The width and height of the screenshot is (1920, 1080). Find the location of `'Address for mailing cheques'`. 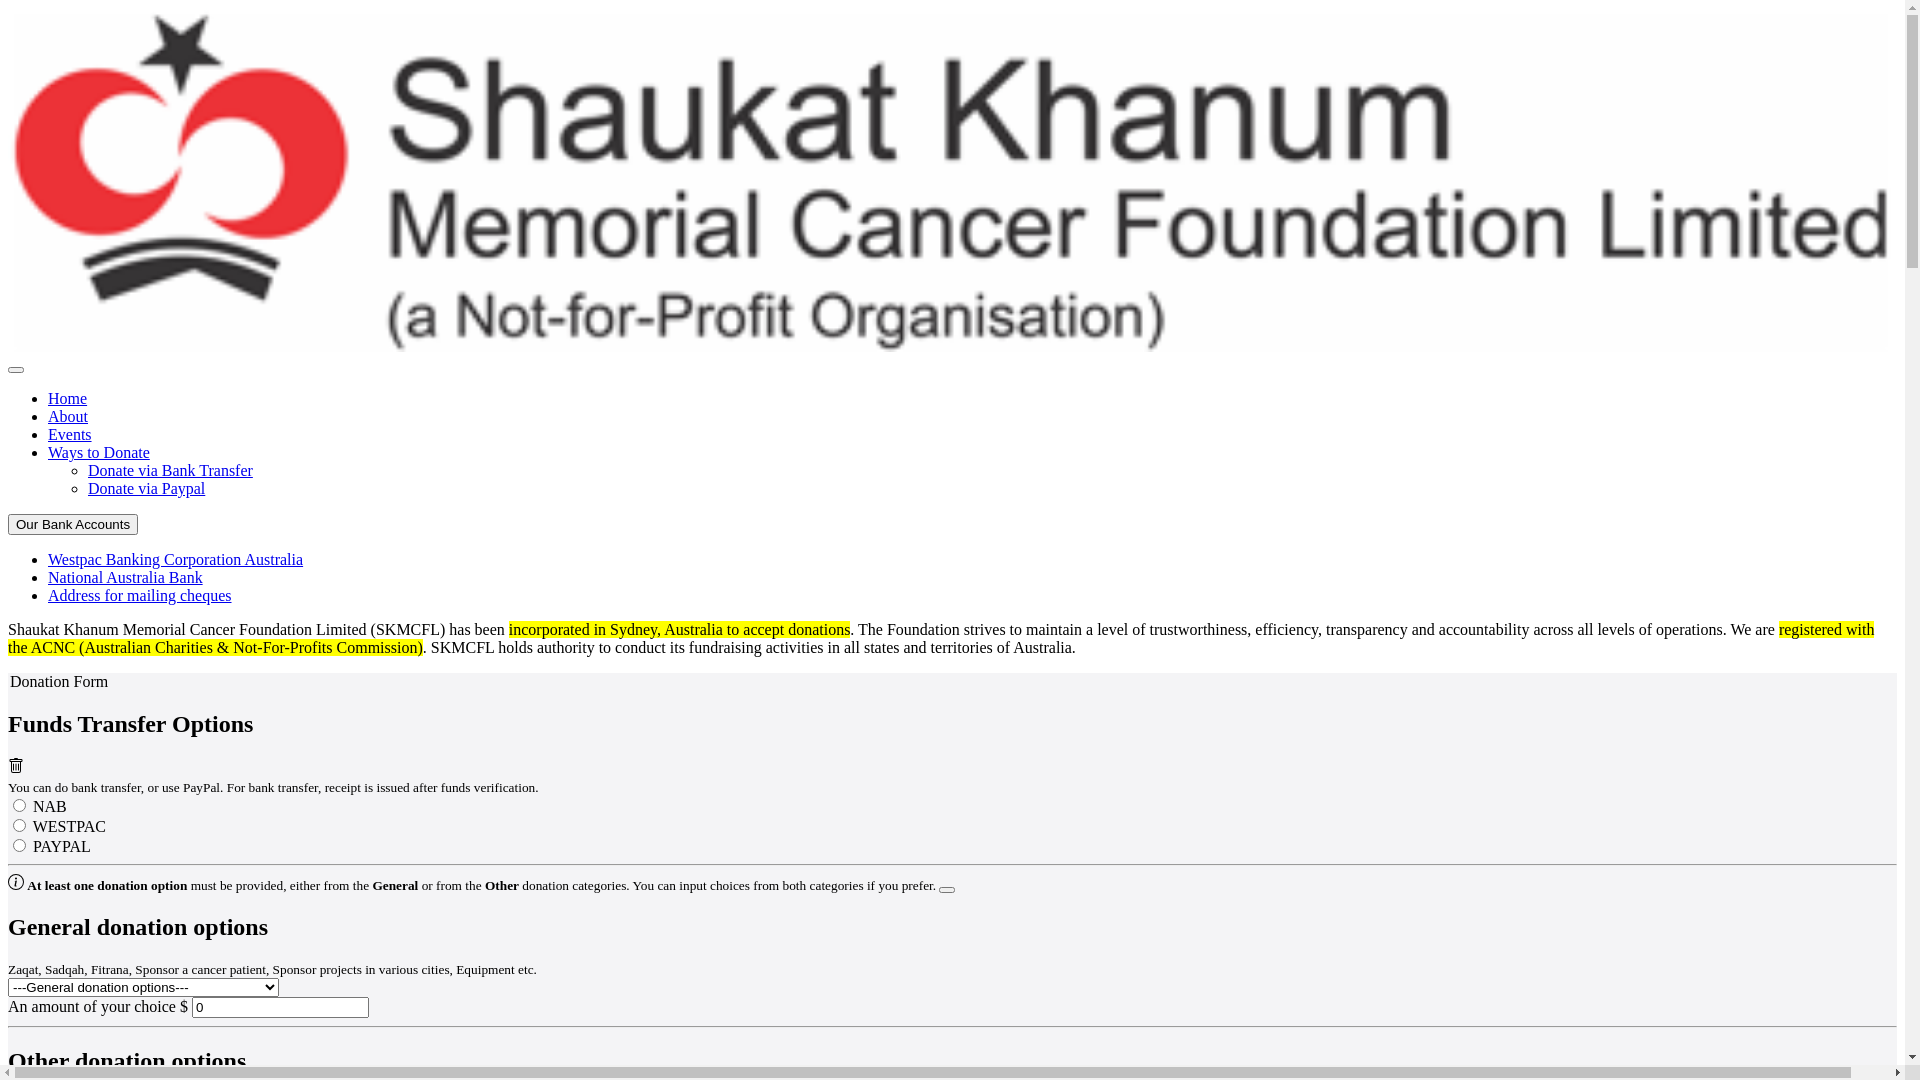

'Address for mailing cheques' is located at coordinates (48, 594).